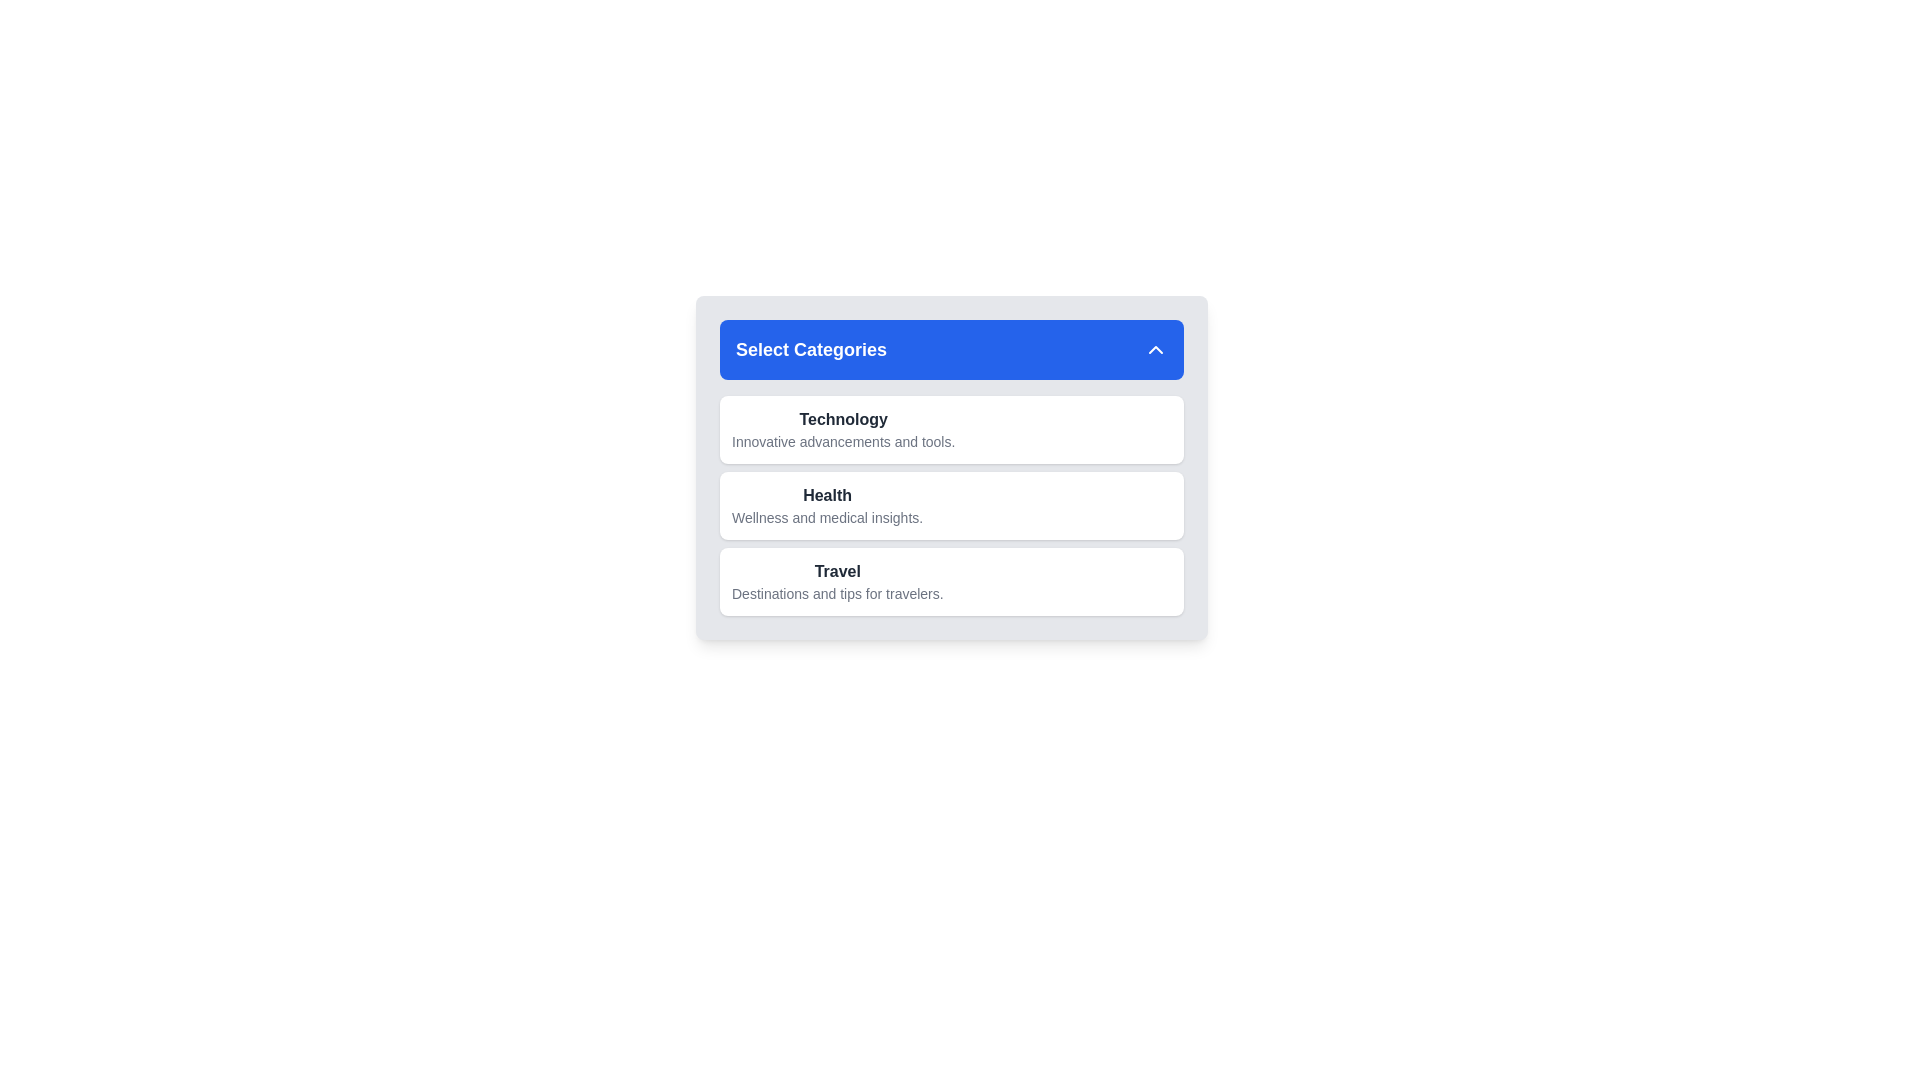 This screenshot has width=1920, height=1080. What do you see at coordinates (827, 516) in the screenshot?
I see `static text label reading 'Wellness and medical insights.' located beneath the 'Health' title in the second category section of the card component` at bounding box center [827, 516].